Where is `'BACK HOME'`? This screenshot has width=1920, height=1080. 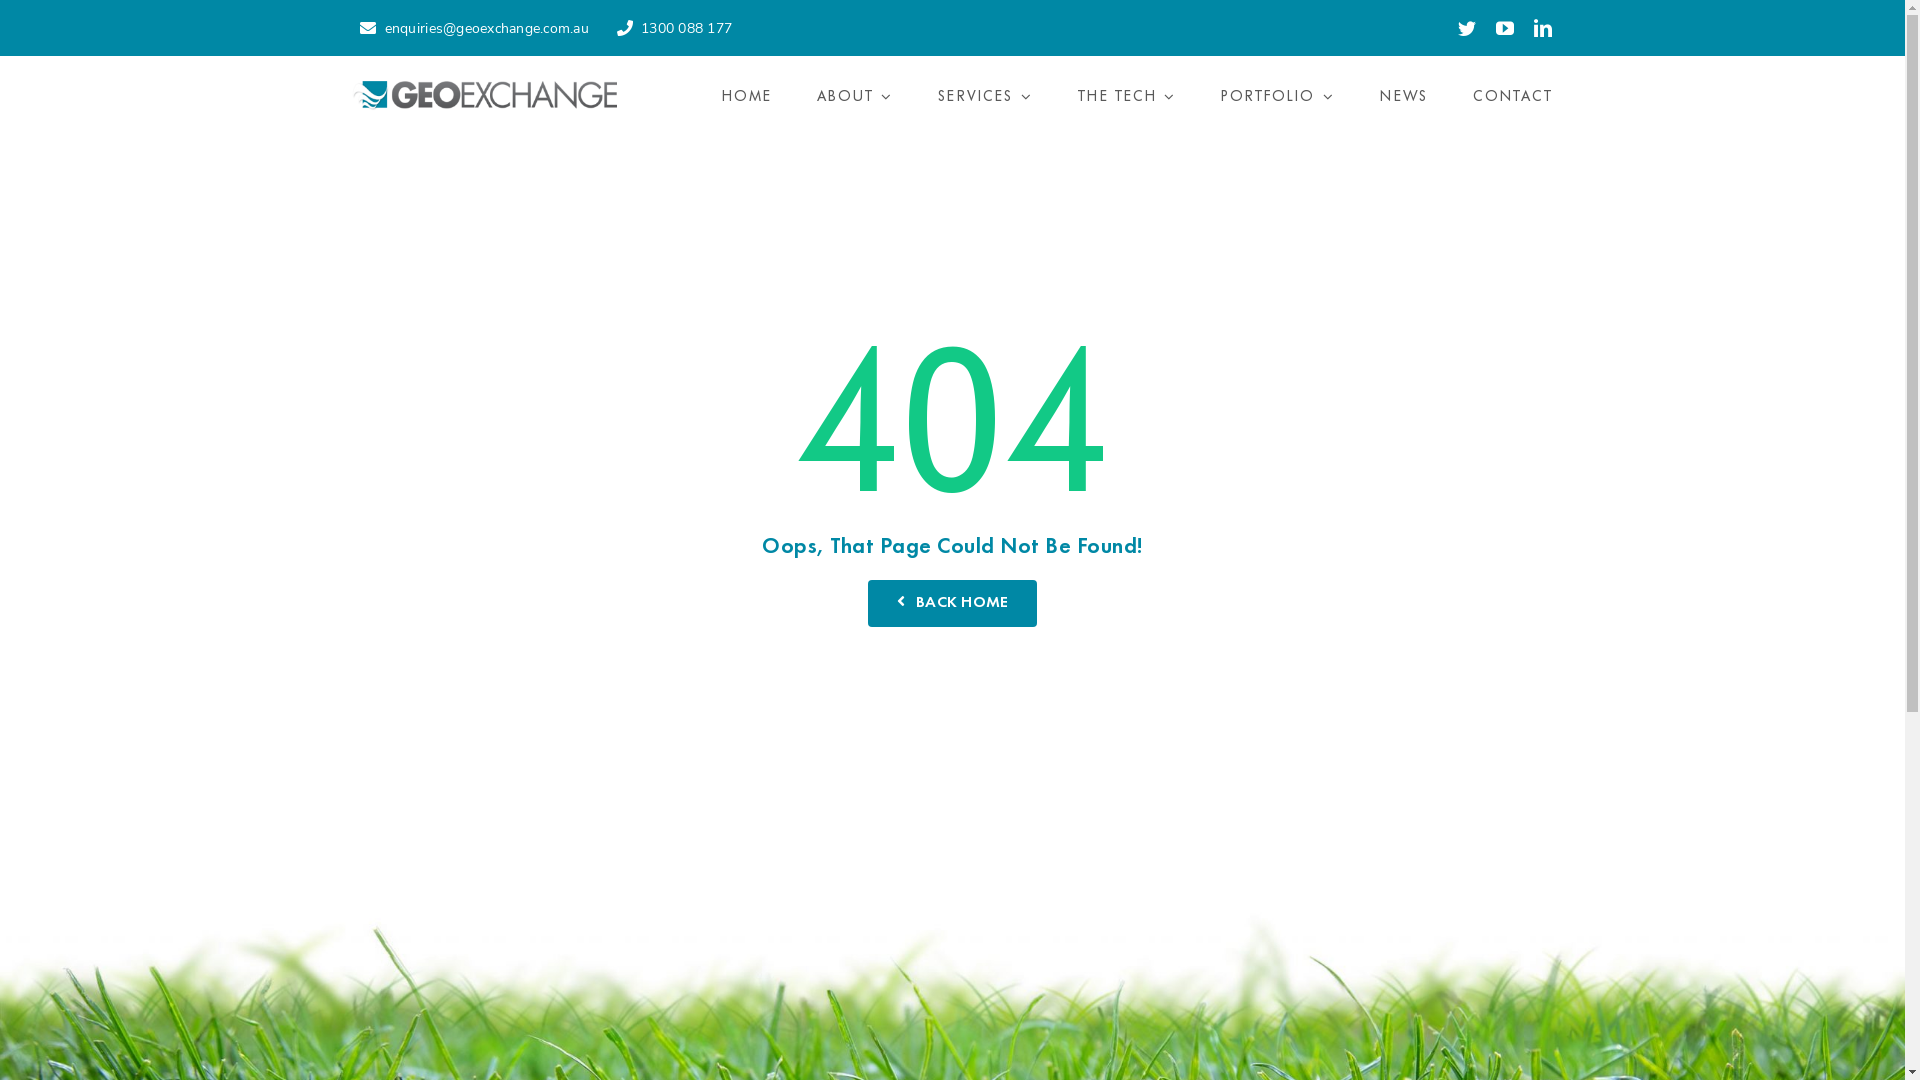 'BACK HOME' is located at coordinates (952, 601).